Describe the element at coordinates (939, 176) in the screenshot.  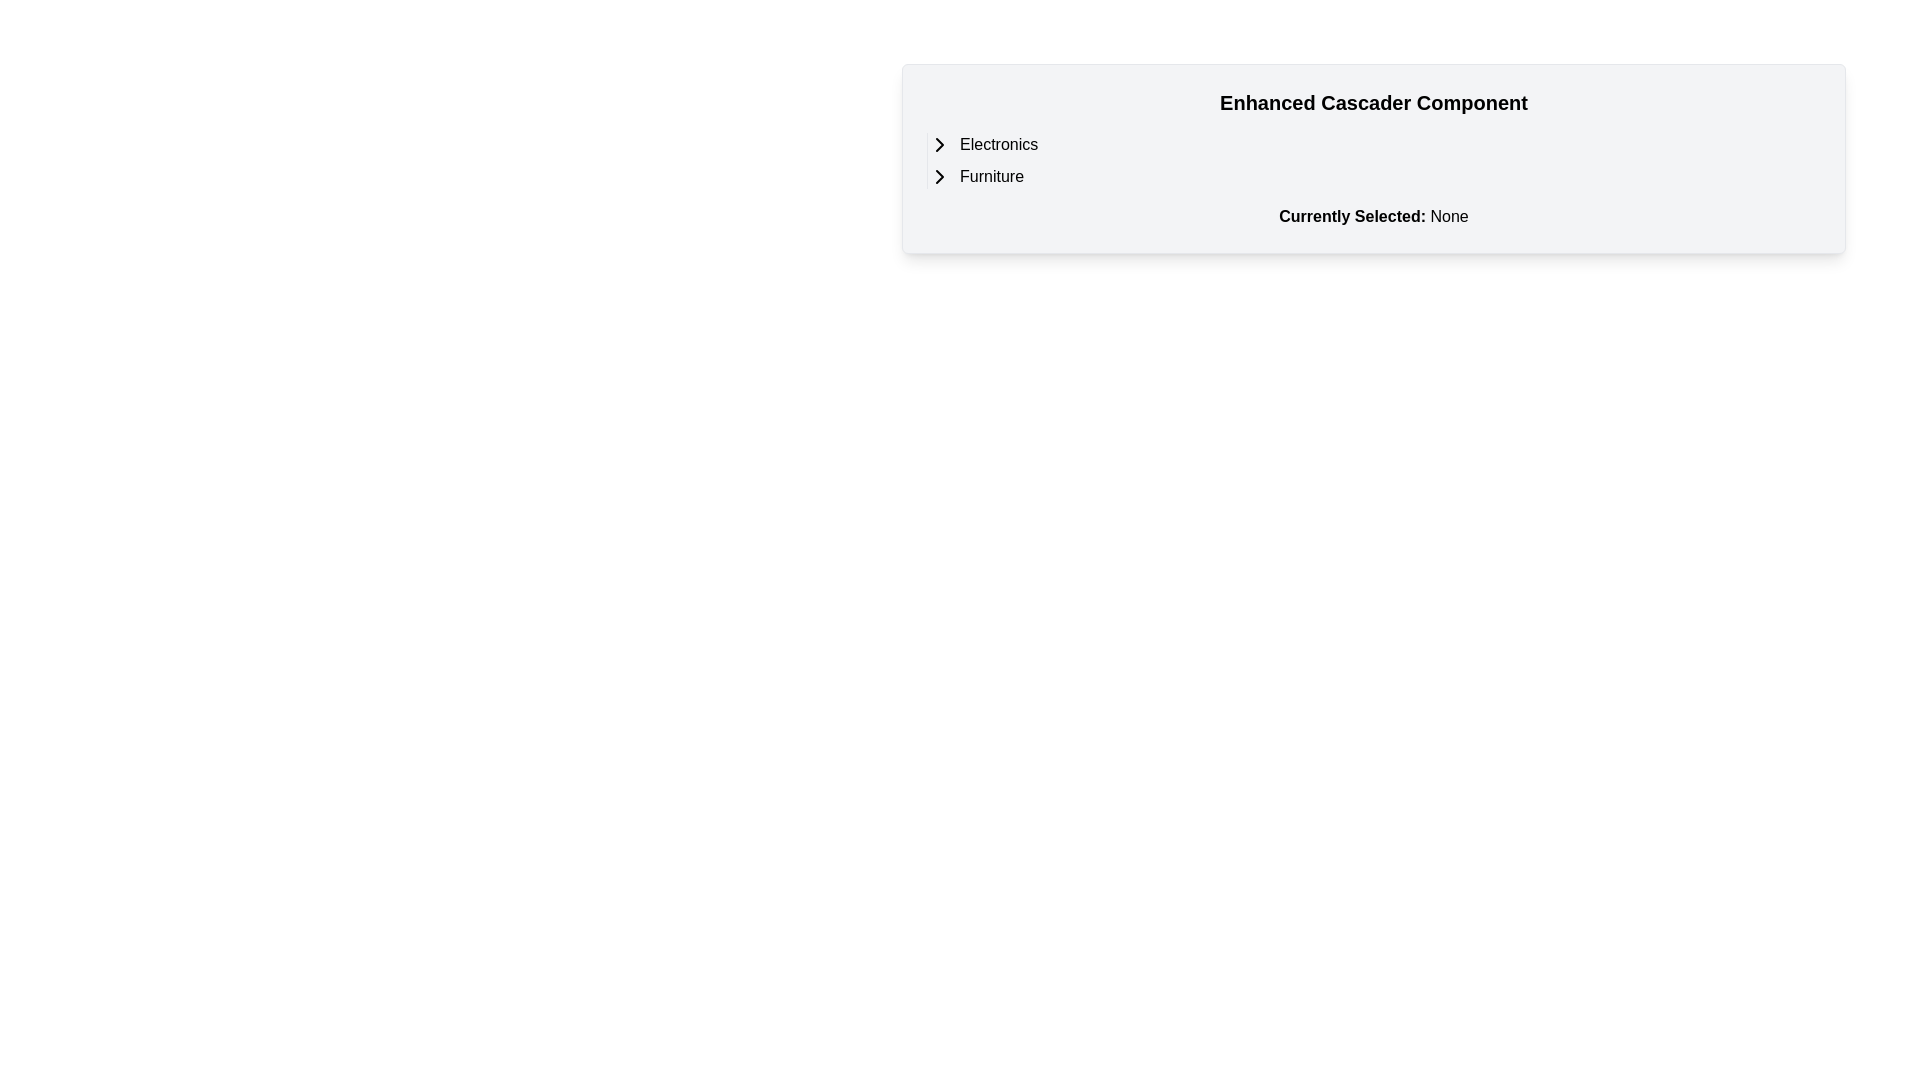
I see `the icon button located to the left of the text 'Furniture'` at that location.